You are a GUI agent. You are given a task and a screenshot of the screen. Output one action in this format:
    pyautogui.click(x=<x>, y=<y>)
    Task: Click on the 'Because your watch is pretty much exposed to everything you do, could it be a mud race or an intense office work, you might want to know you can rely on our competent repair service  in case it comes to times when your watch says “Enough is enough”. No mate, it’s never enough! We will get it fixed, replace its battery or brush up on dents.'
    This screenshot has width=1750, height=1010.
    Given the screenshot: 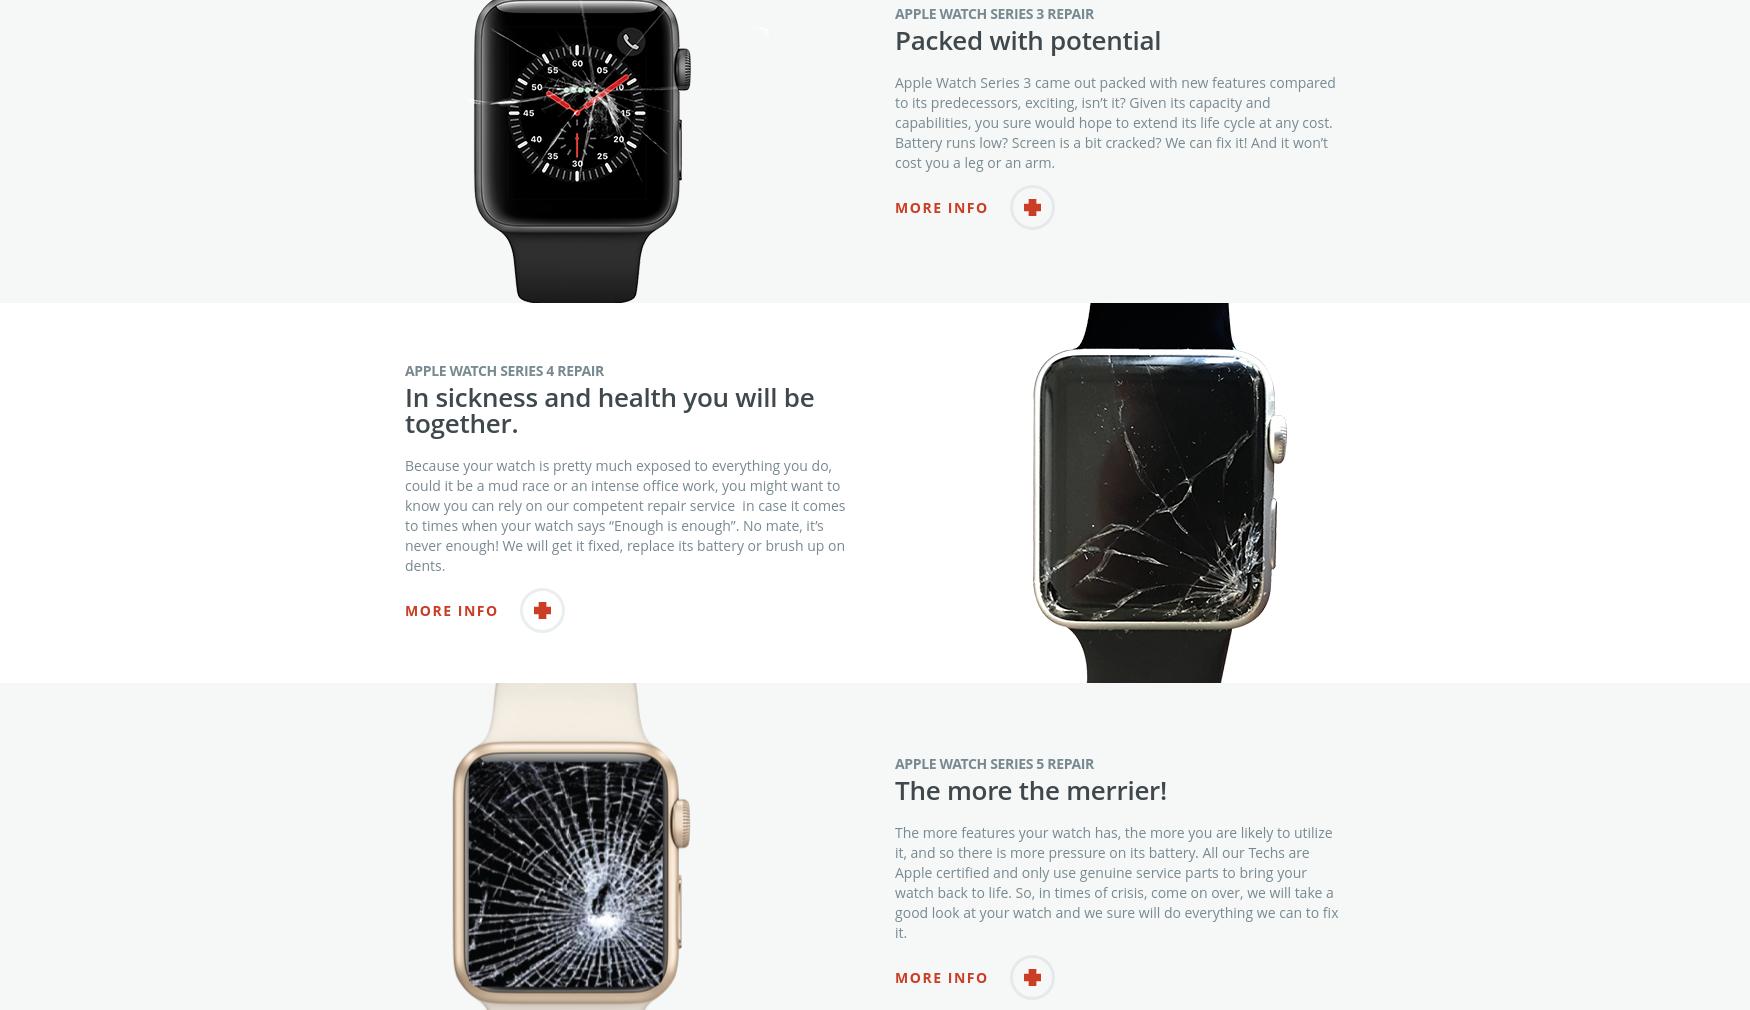 What is the action you would take?
    pyautogui.click(x=403, y=553)
    